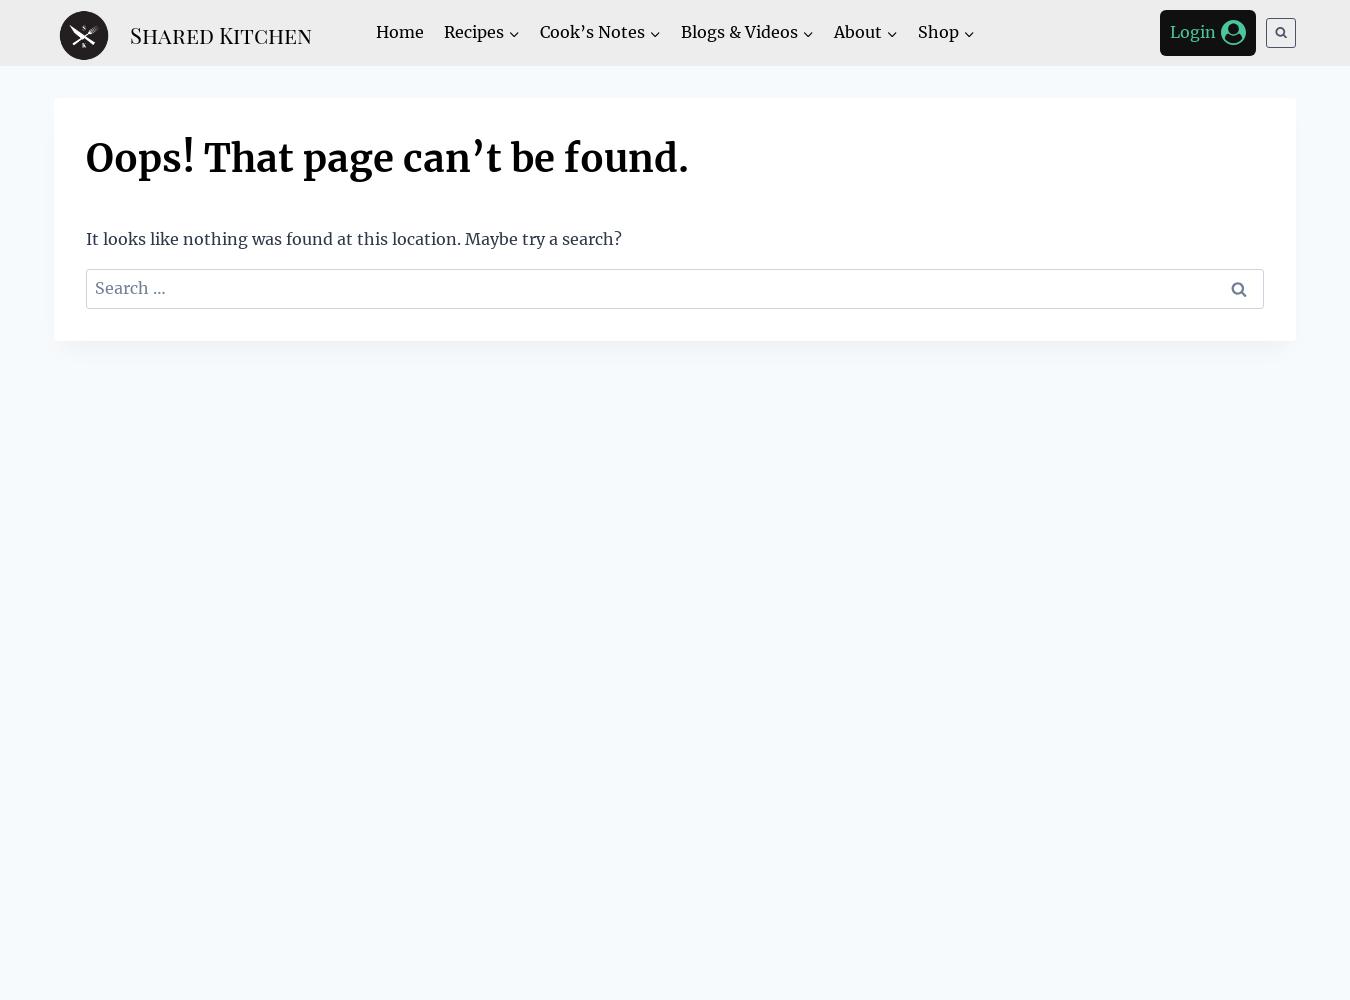 This screenshot has width=1350, height=1000. What do you see at coordinates (737, 31) in the screenshot?
I see `'Blogs & Videos'` at bounding box center [737, 31].